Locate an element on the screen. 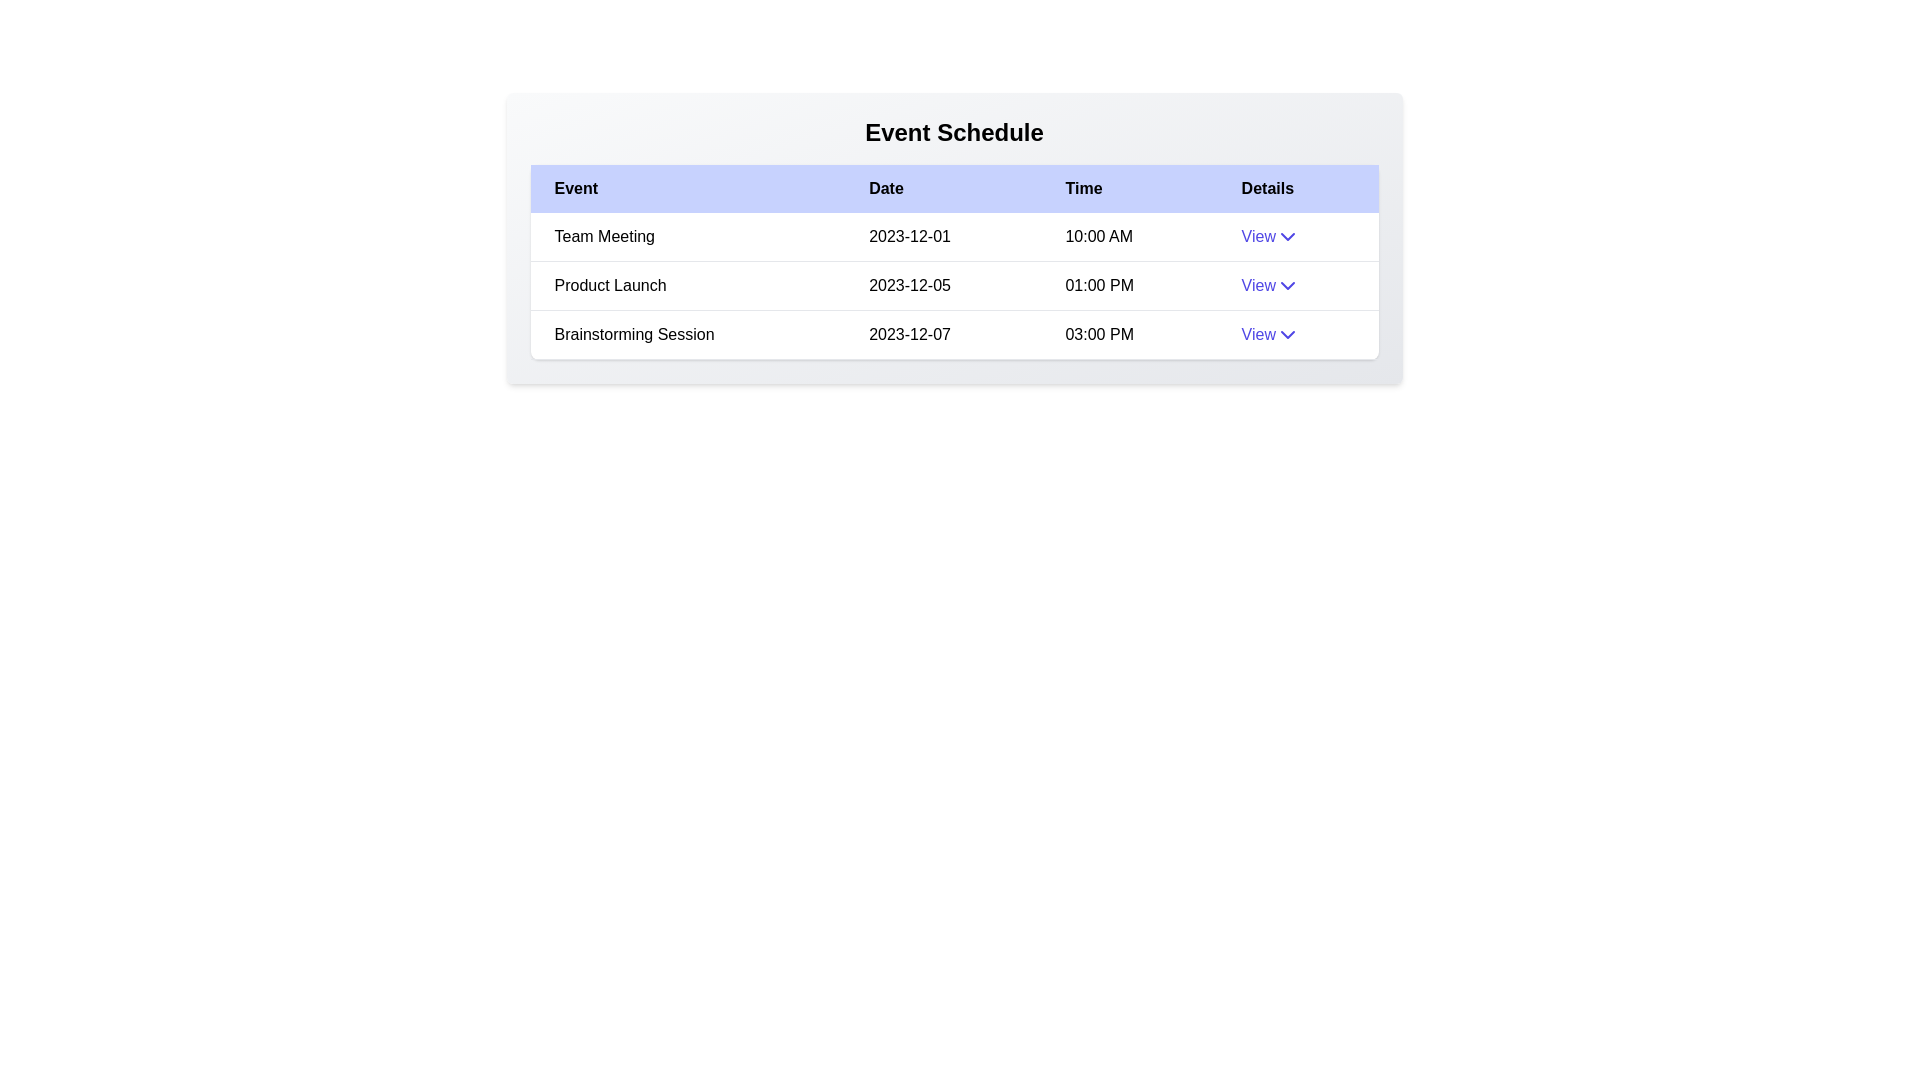 Image resolution: width=1920 pixels, height=1080 pixels. the column header labeled 'Date' to sort the table by that column is located at coordinates (942, 189).